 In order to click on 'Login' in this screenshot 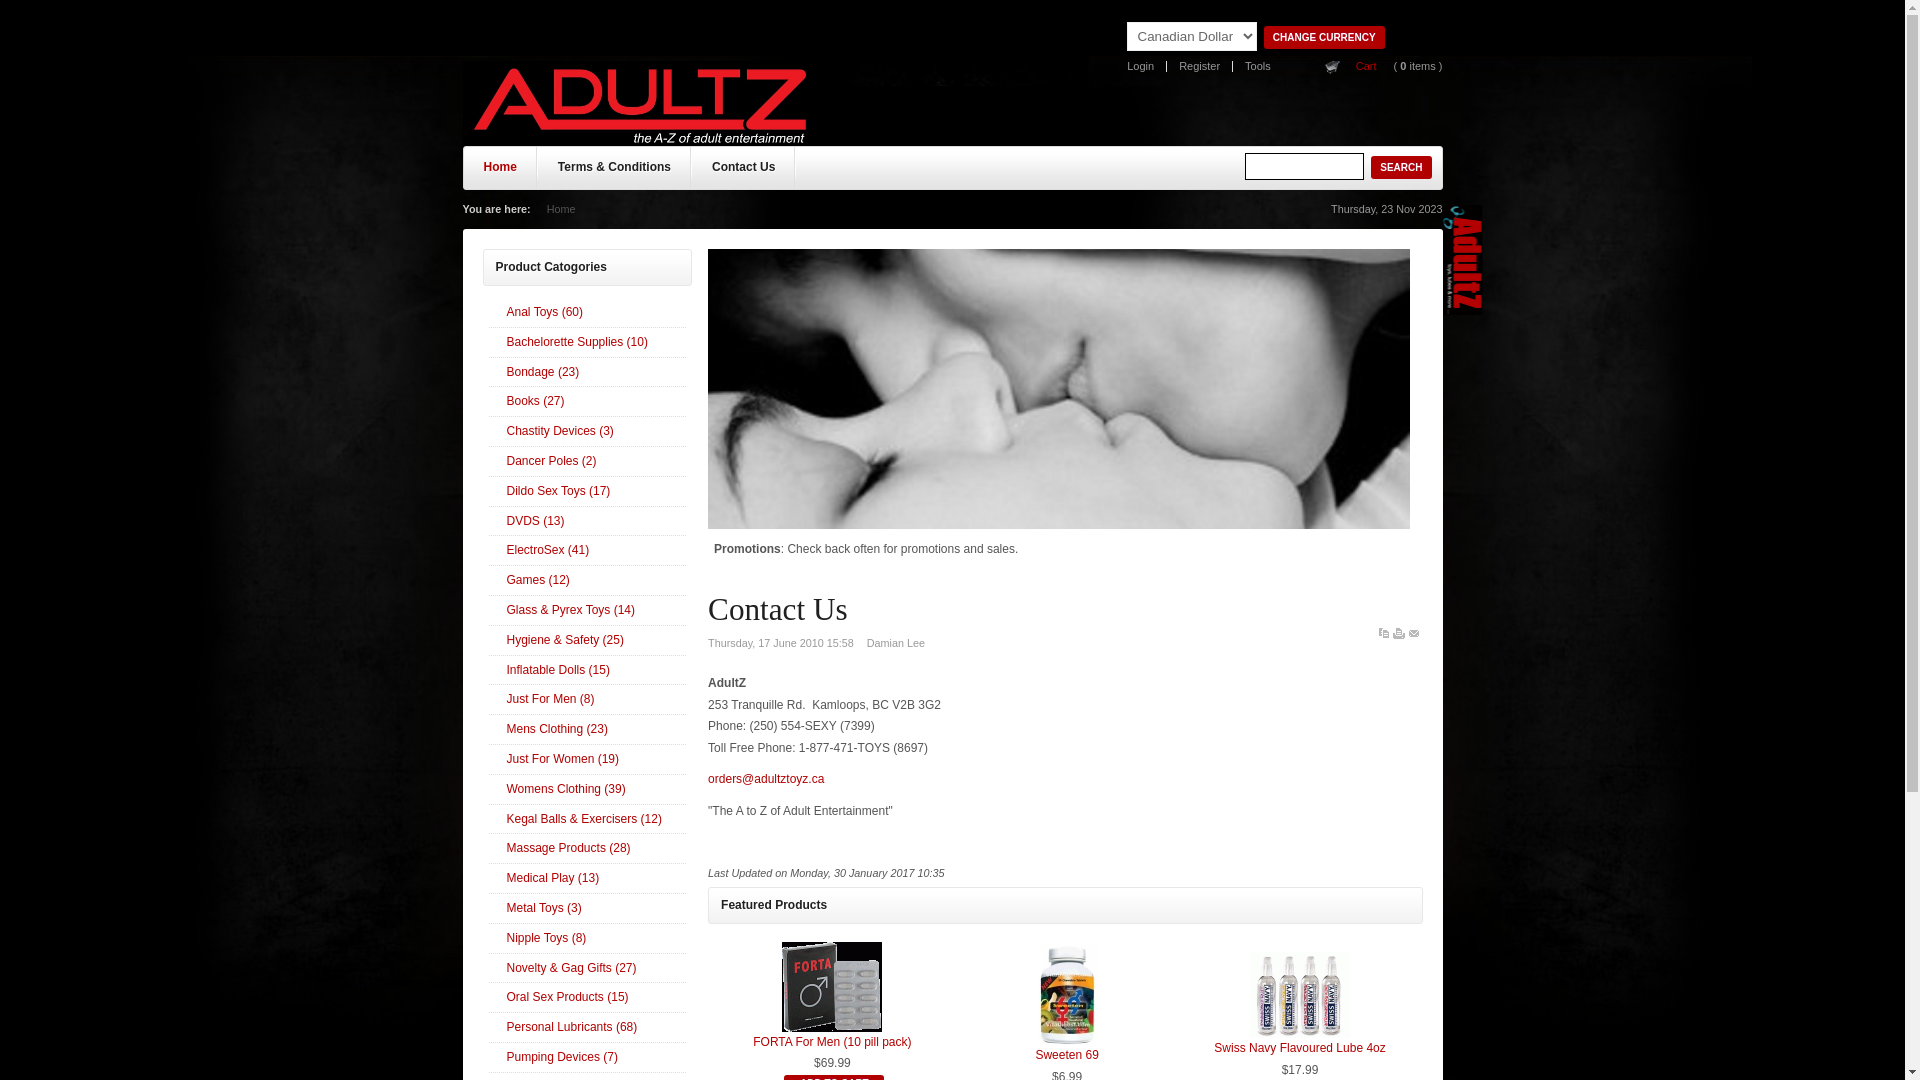, I will do `click(1141, 65)`.